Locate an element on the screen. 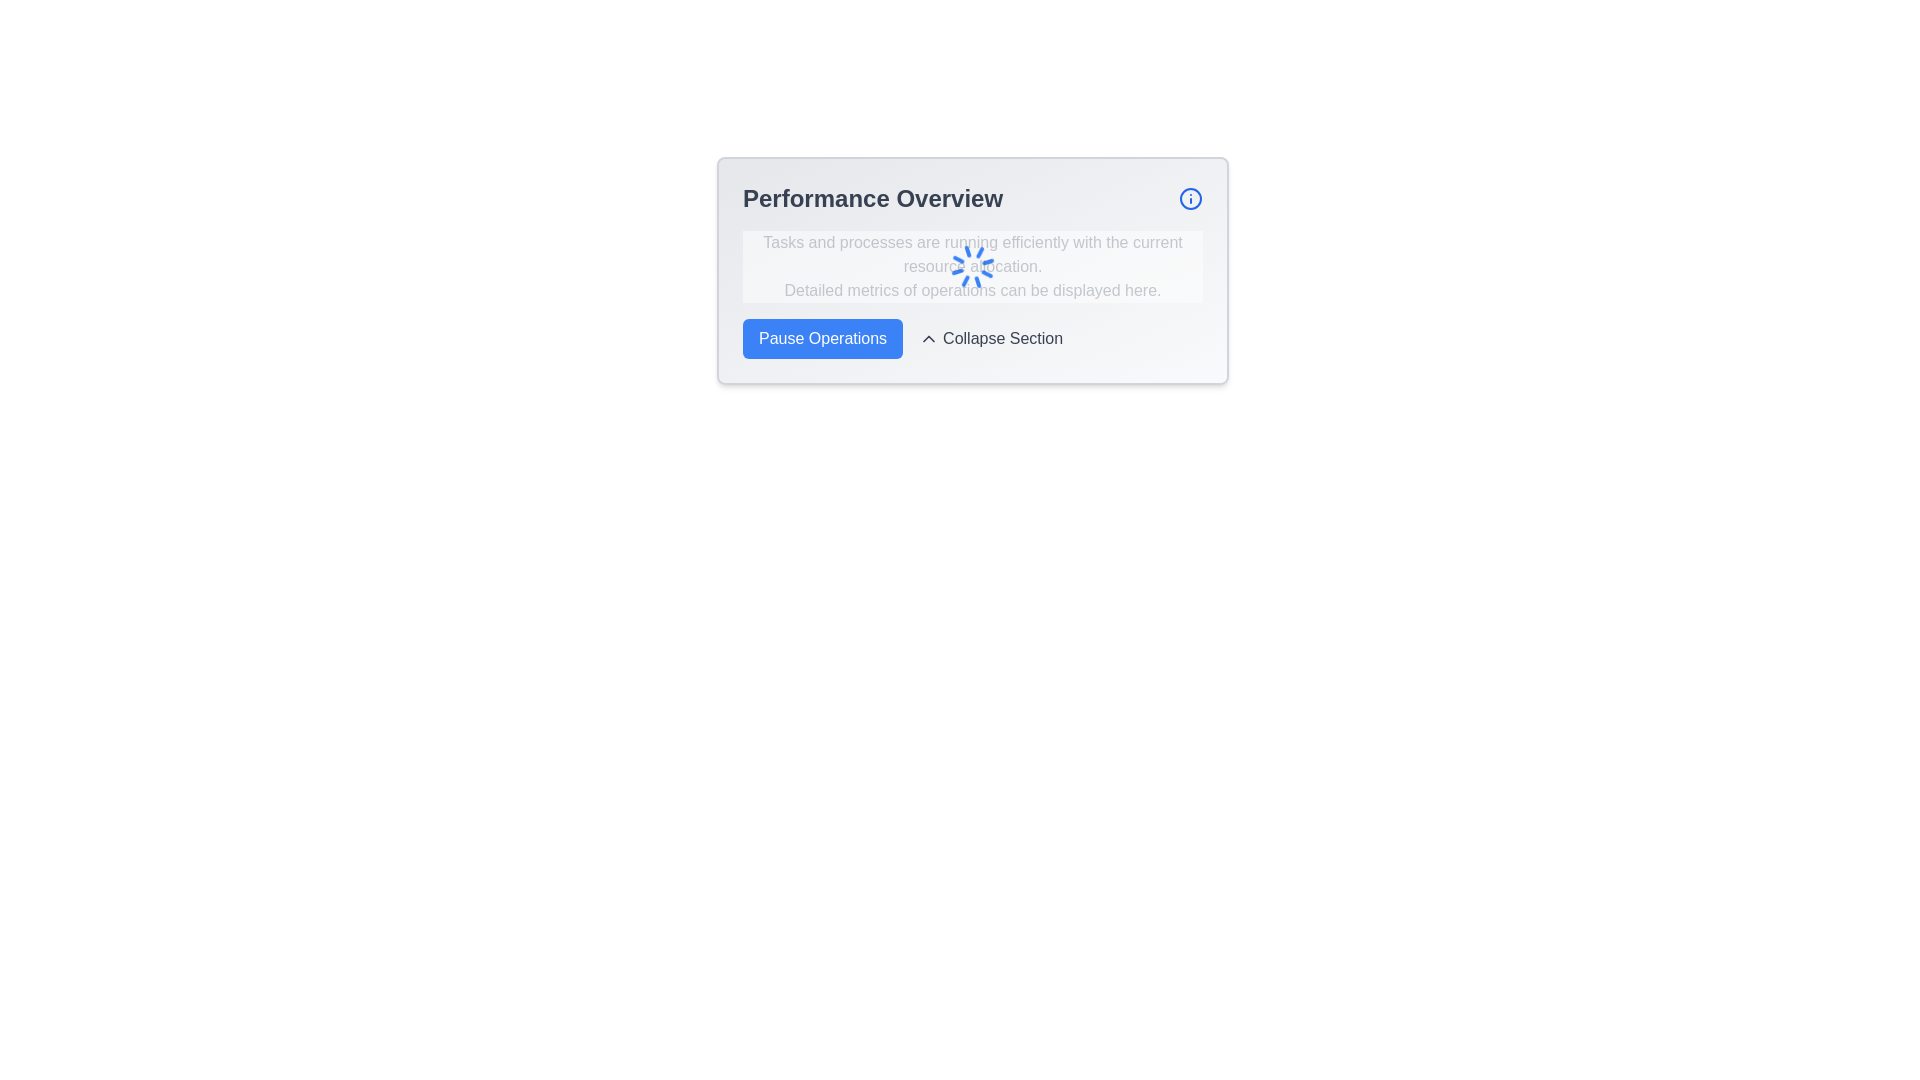  the pause button located below the 'Performance Overview' text and to the left of the 'Collapse Section' element is located at coordinates (823, 338).